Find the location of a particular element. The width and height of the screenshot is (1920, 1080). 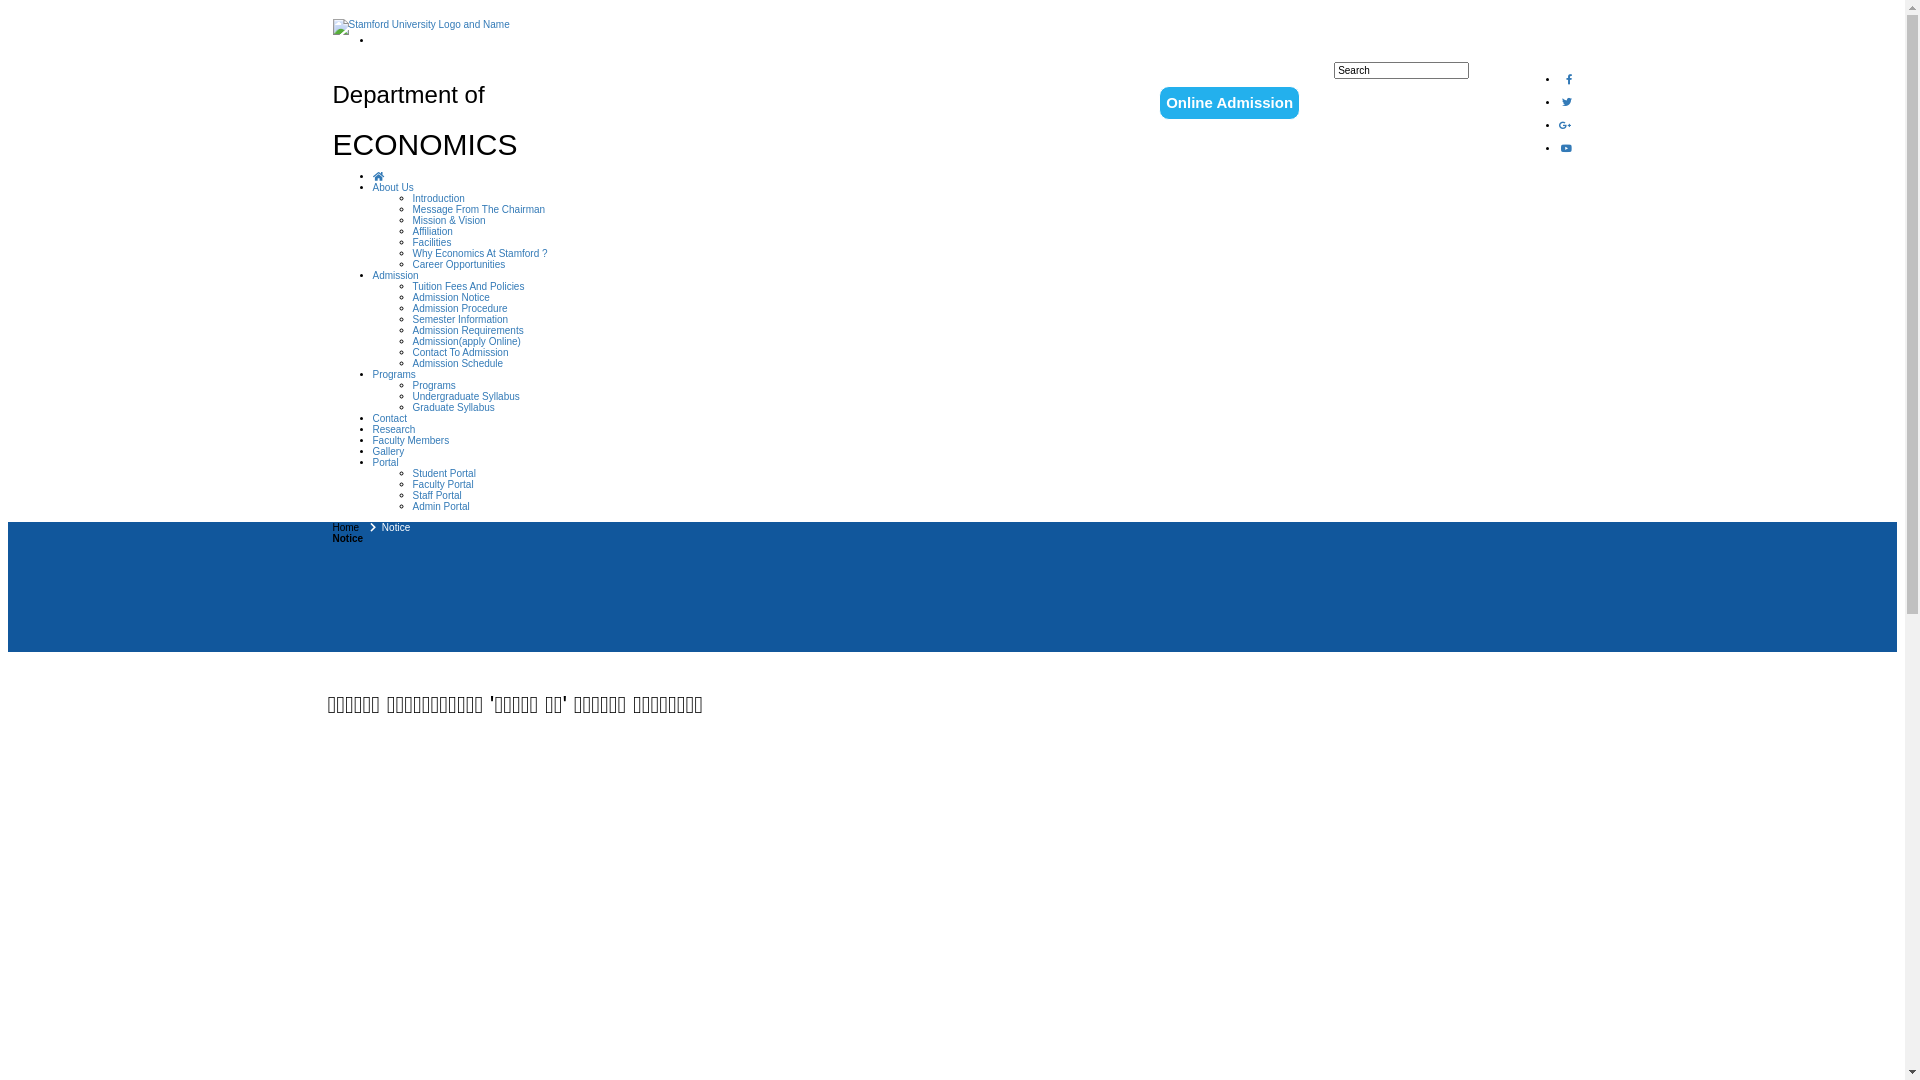

'Contact To Admission' is located at coordinates (459, 351).